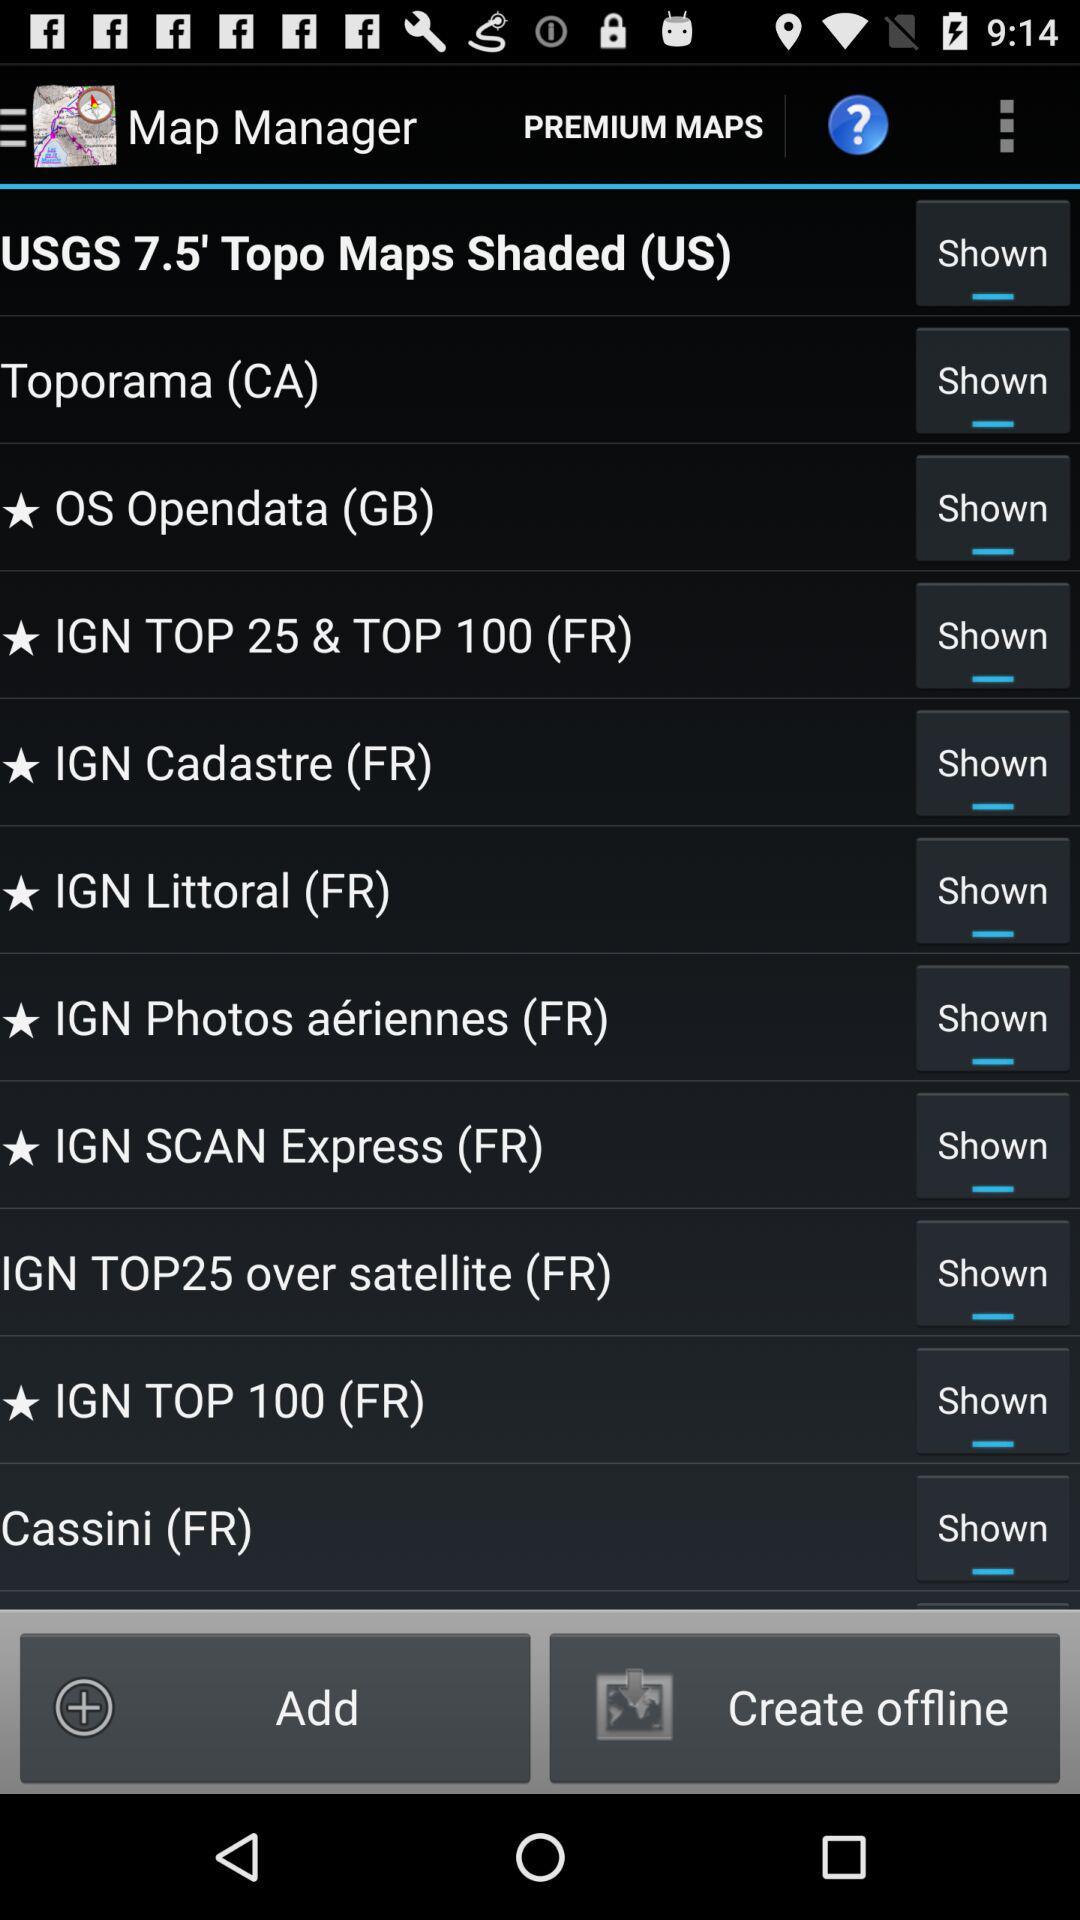 Image resolution: width=1080 pixels, height=1920 pixels. What do you see at coordinates (452, 888) in the screenshot?
I see `icon below the shown icon` at bounding box center [452, 888].